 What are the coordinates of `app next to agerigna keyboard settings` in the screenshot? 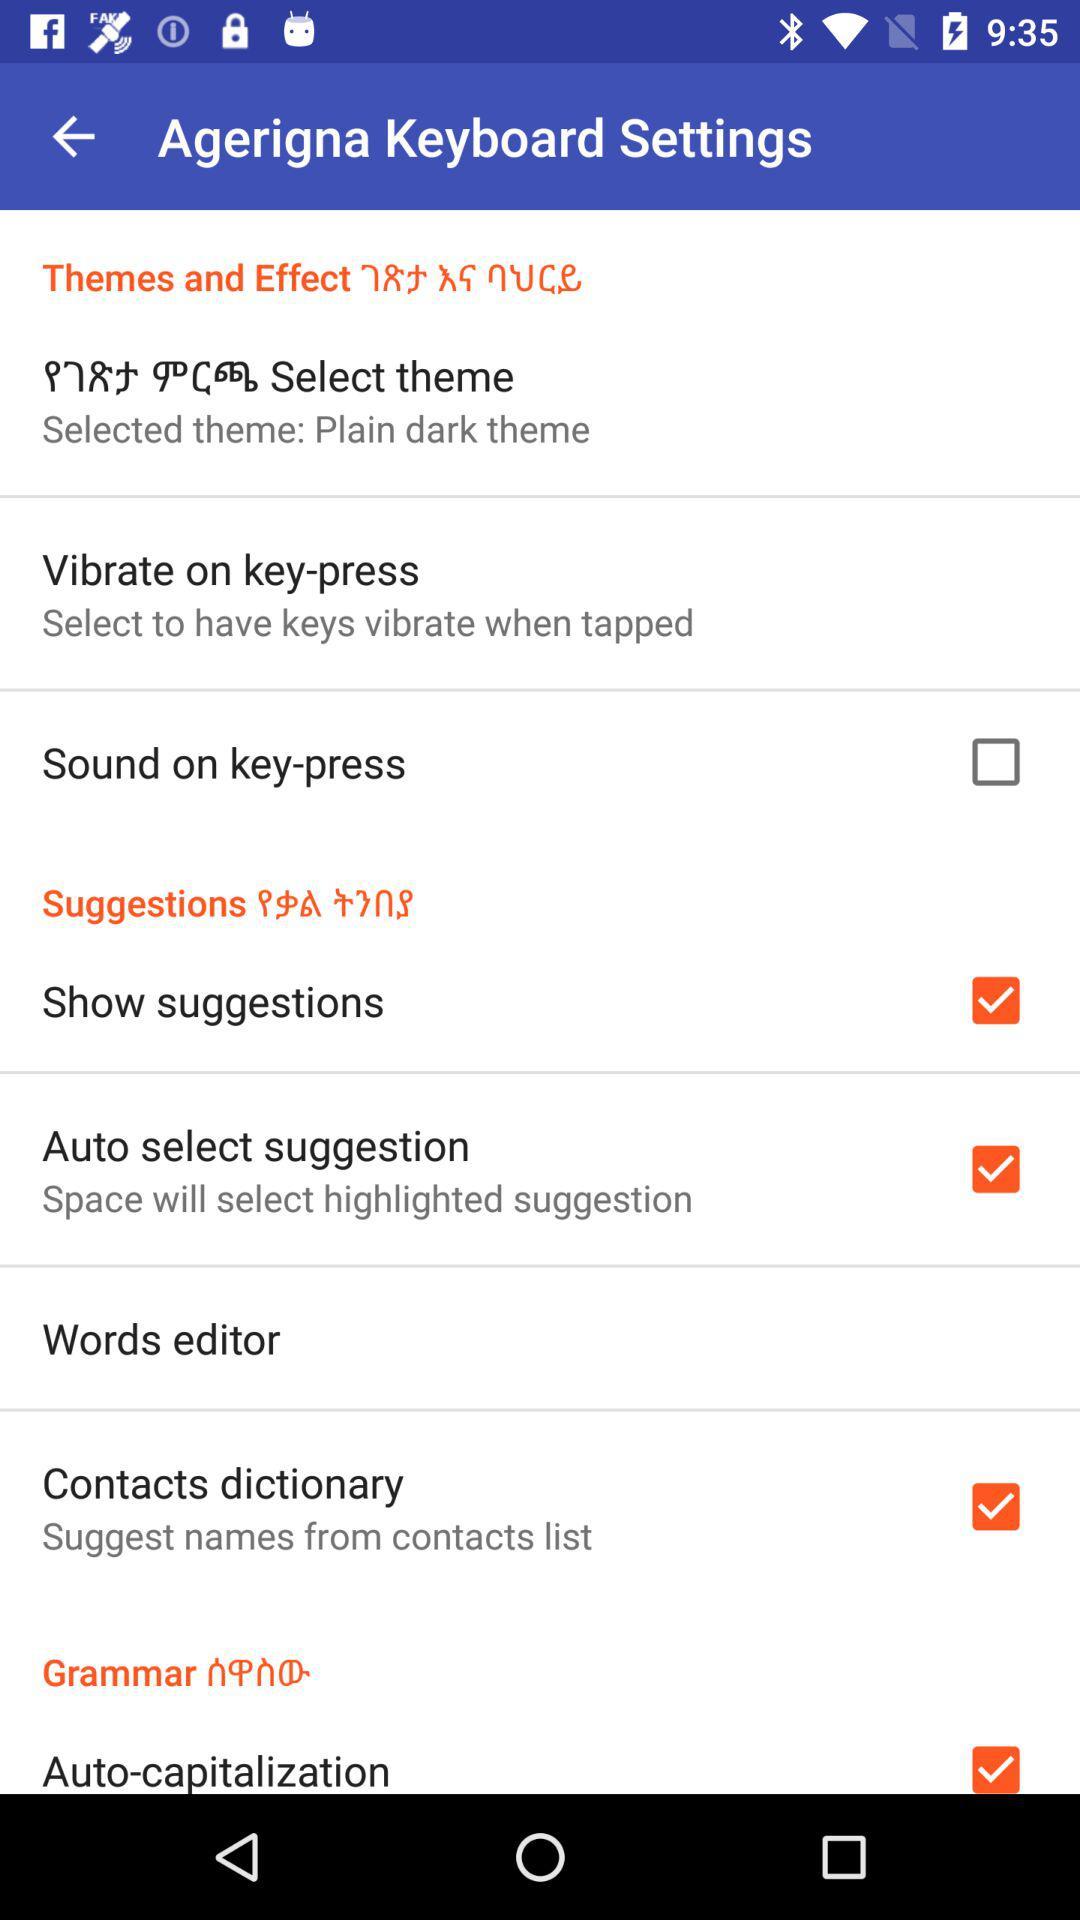 It's located at (72, 135).